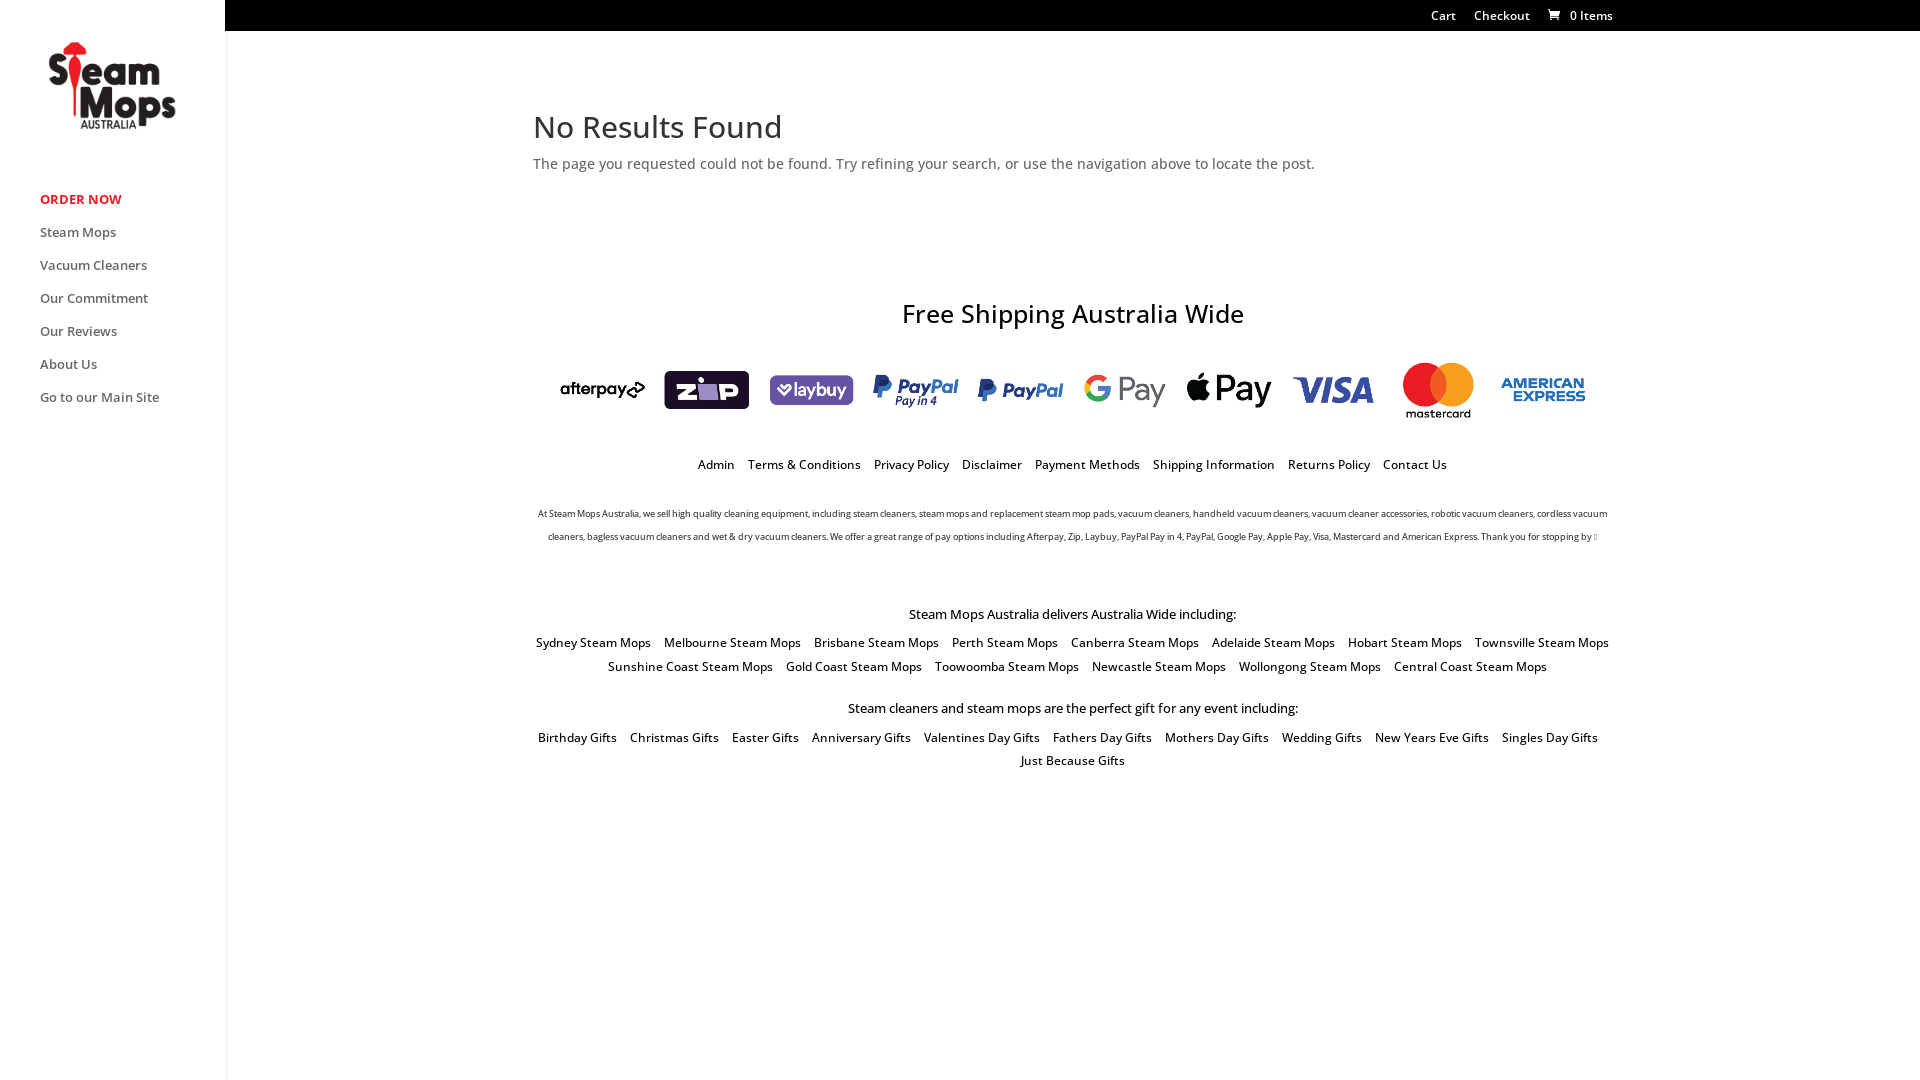  Describe the element at coordinates (592, 642) in the screenshot. I see `'Sydney Steam Mops'` at that location.